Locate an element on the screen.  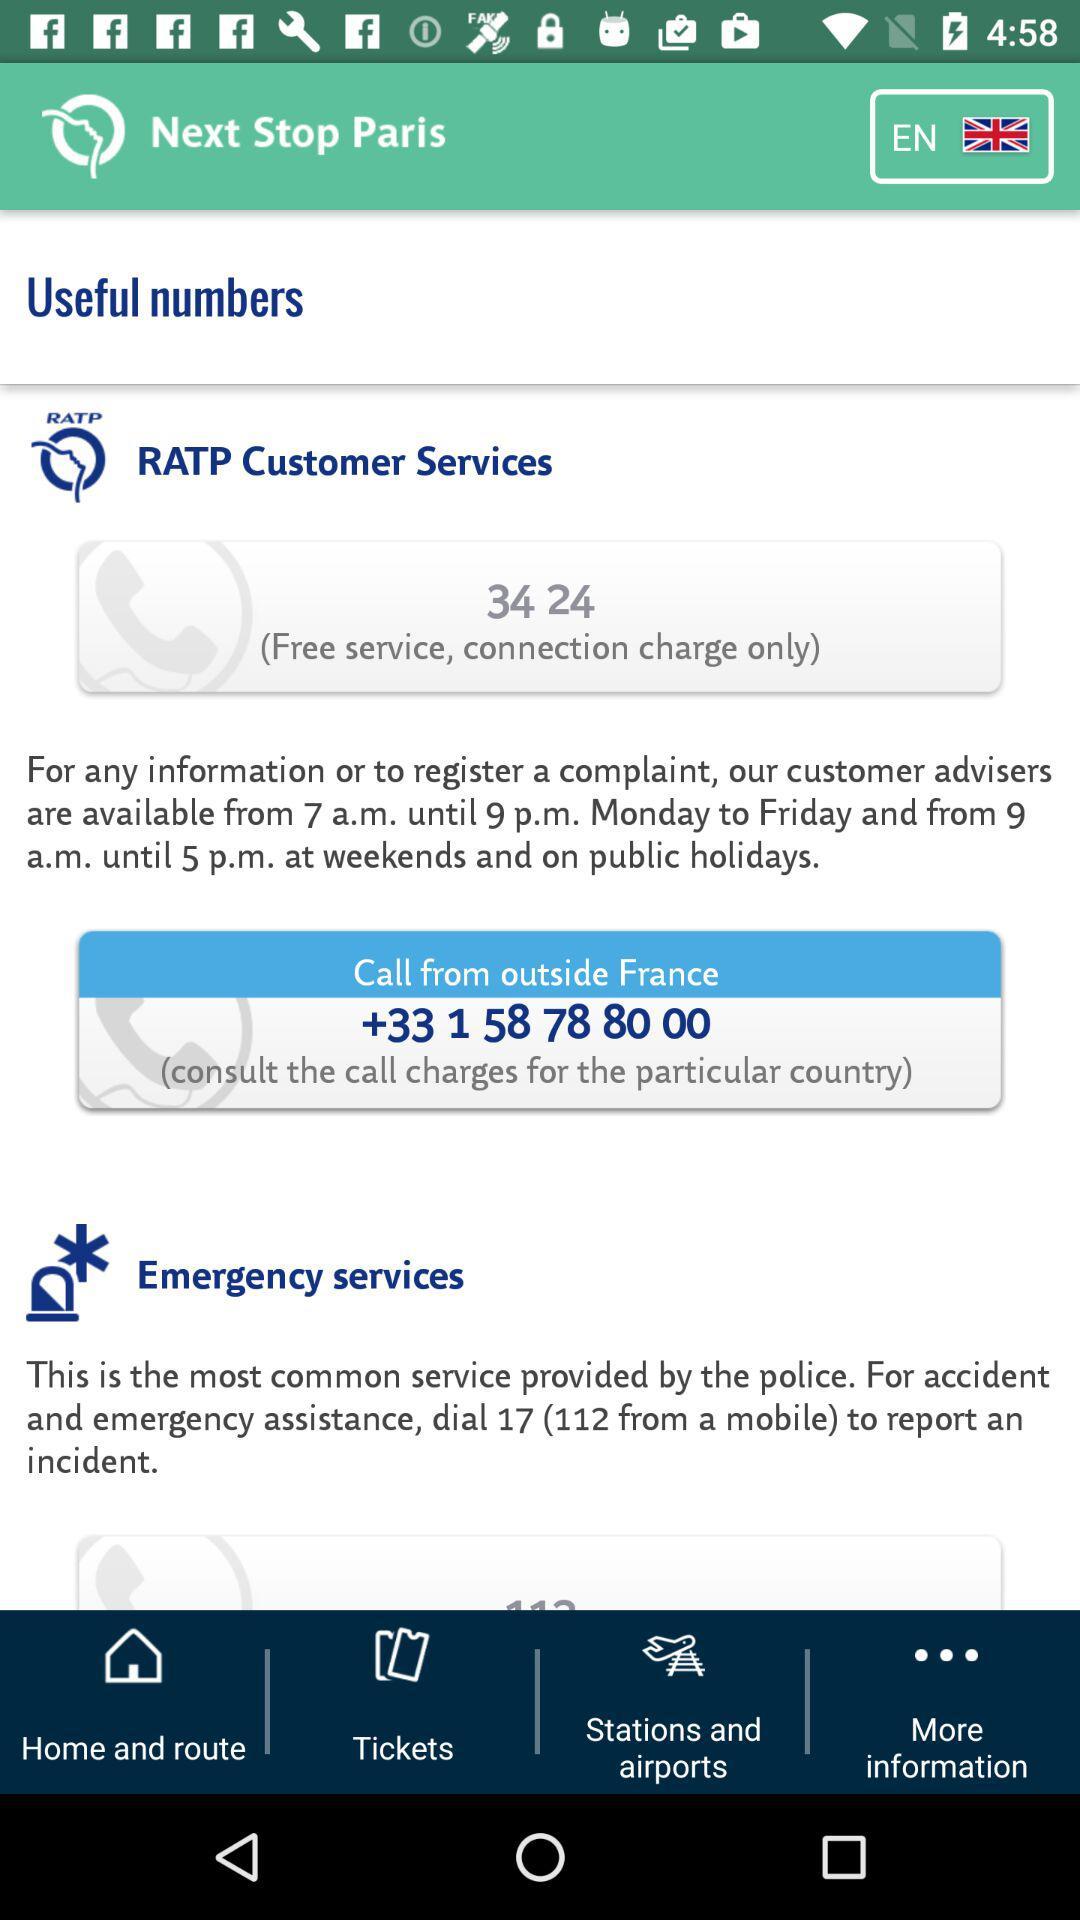
icon above the for any information app is located at coordinates (540, 615).